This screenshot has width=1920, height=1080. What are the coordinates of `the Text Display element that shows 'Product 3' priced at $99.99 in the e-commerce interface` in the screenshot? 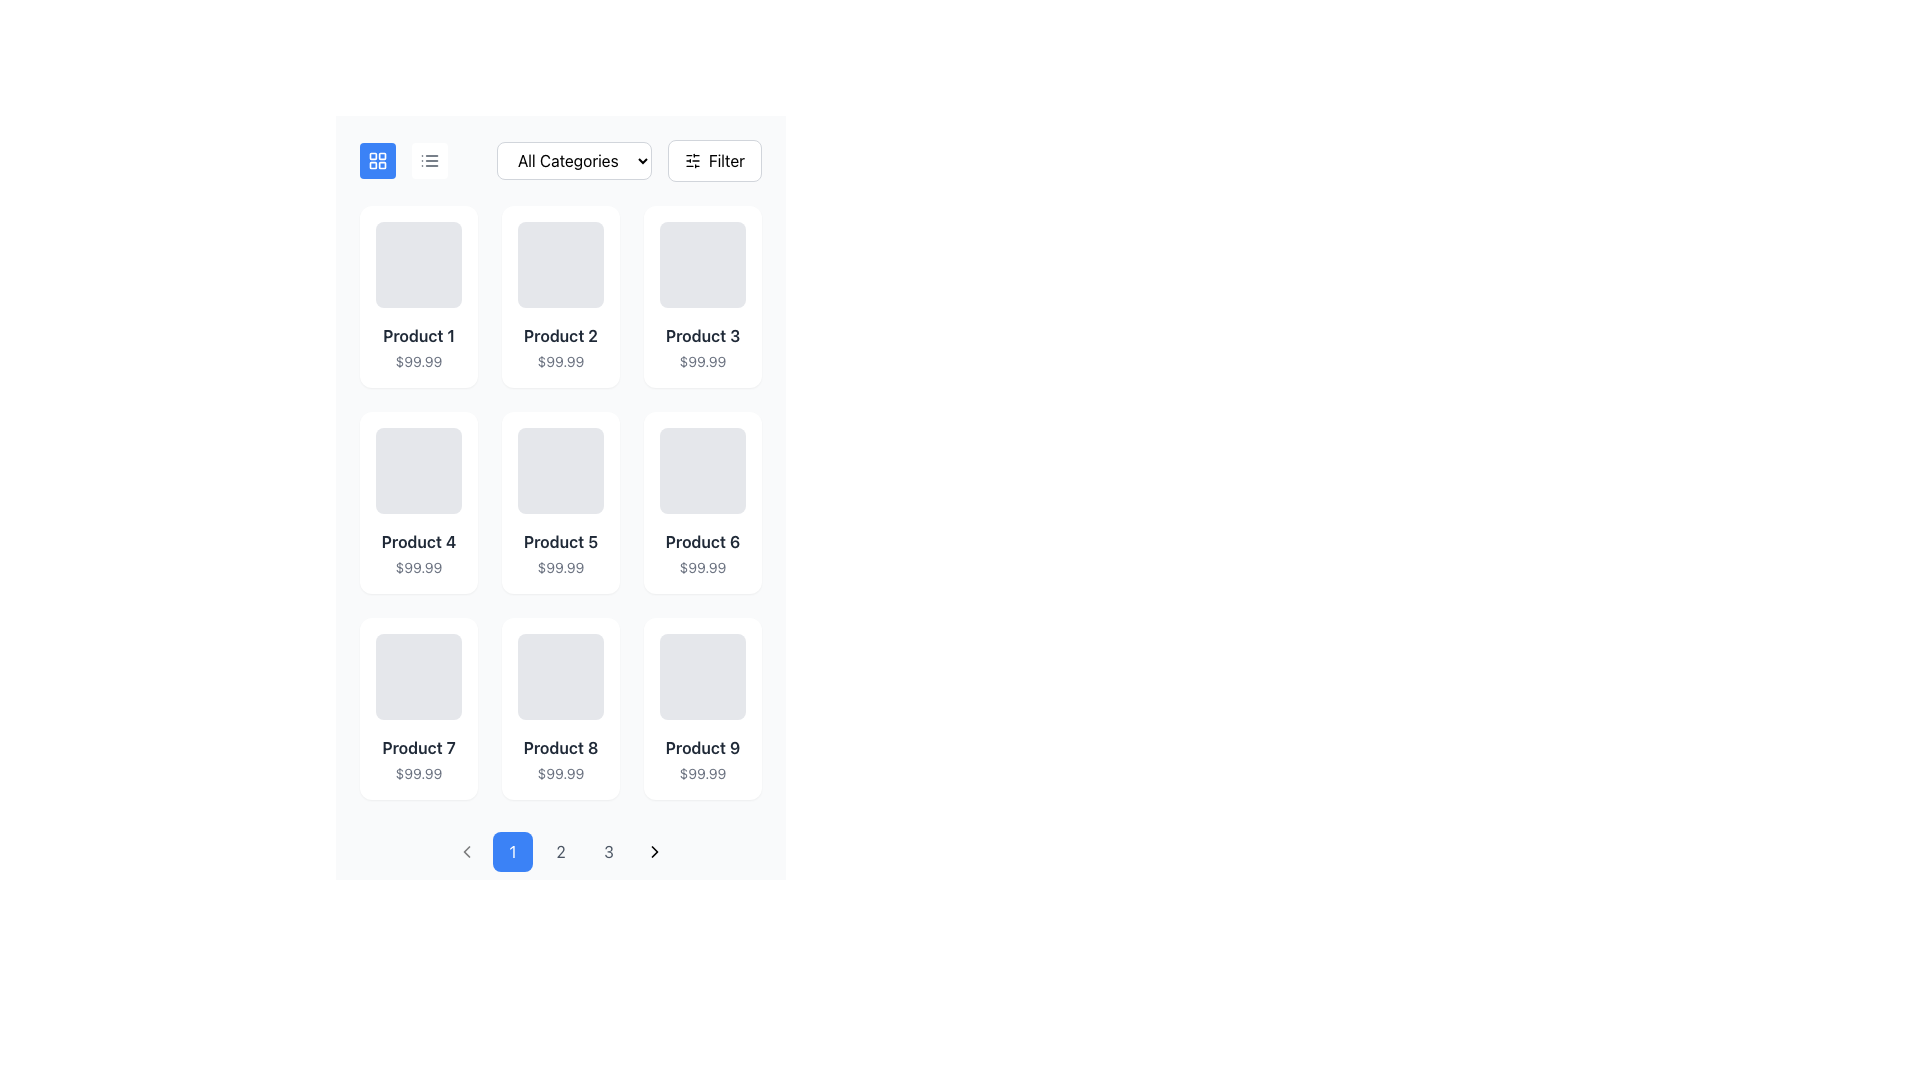 It's located at (702, 346).